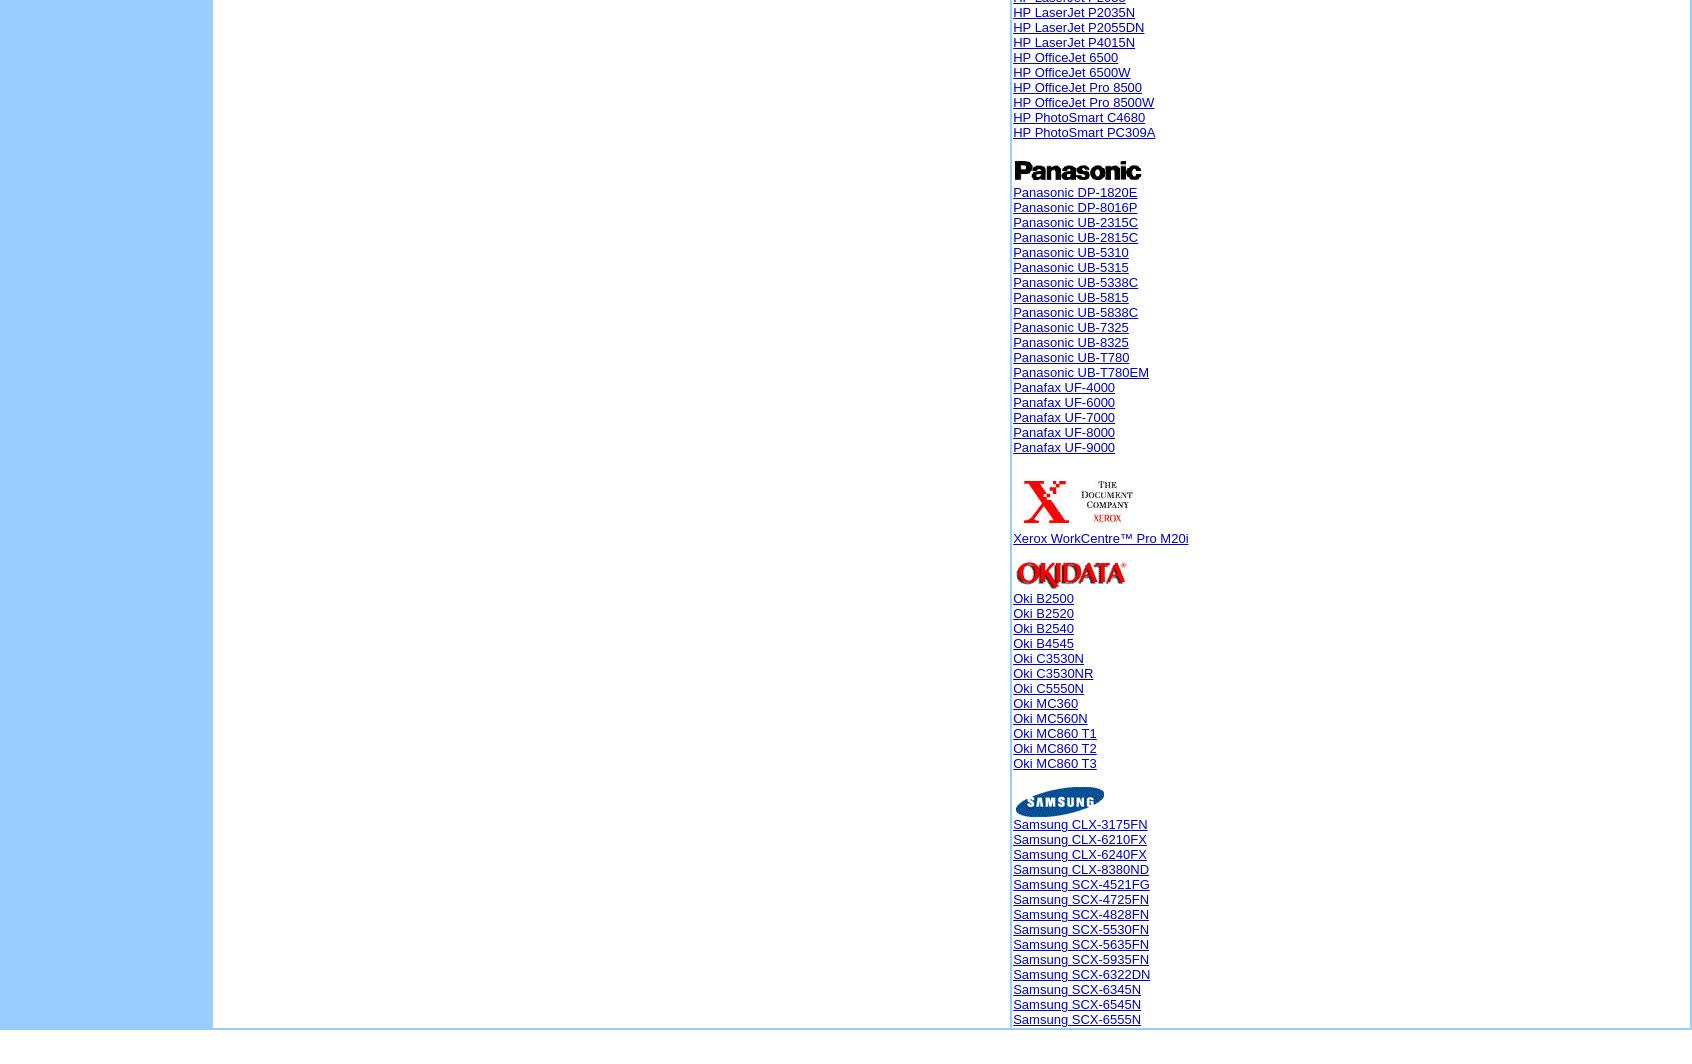  What do you see at coordinates (1081, 974) in the screenshot?
I see `'Samsung SCX-6322DN'` at bounding box center [1081, 974].